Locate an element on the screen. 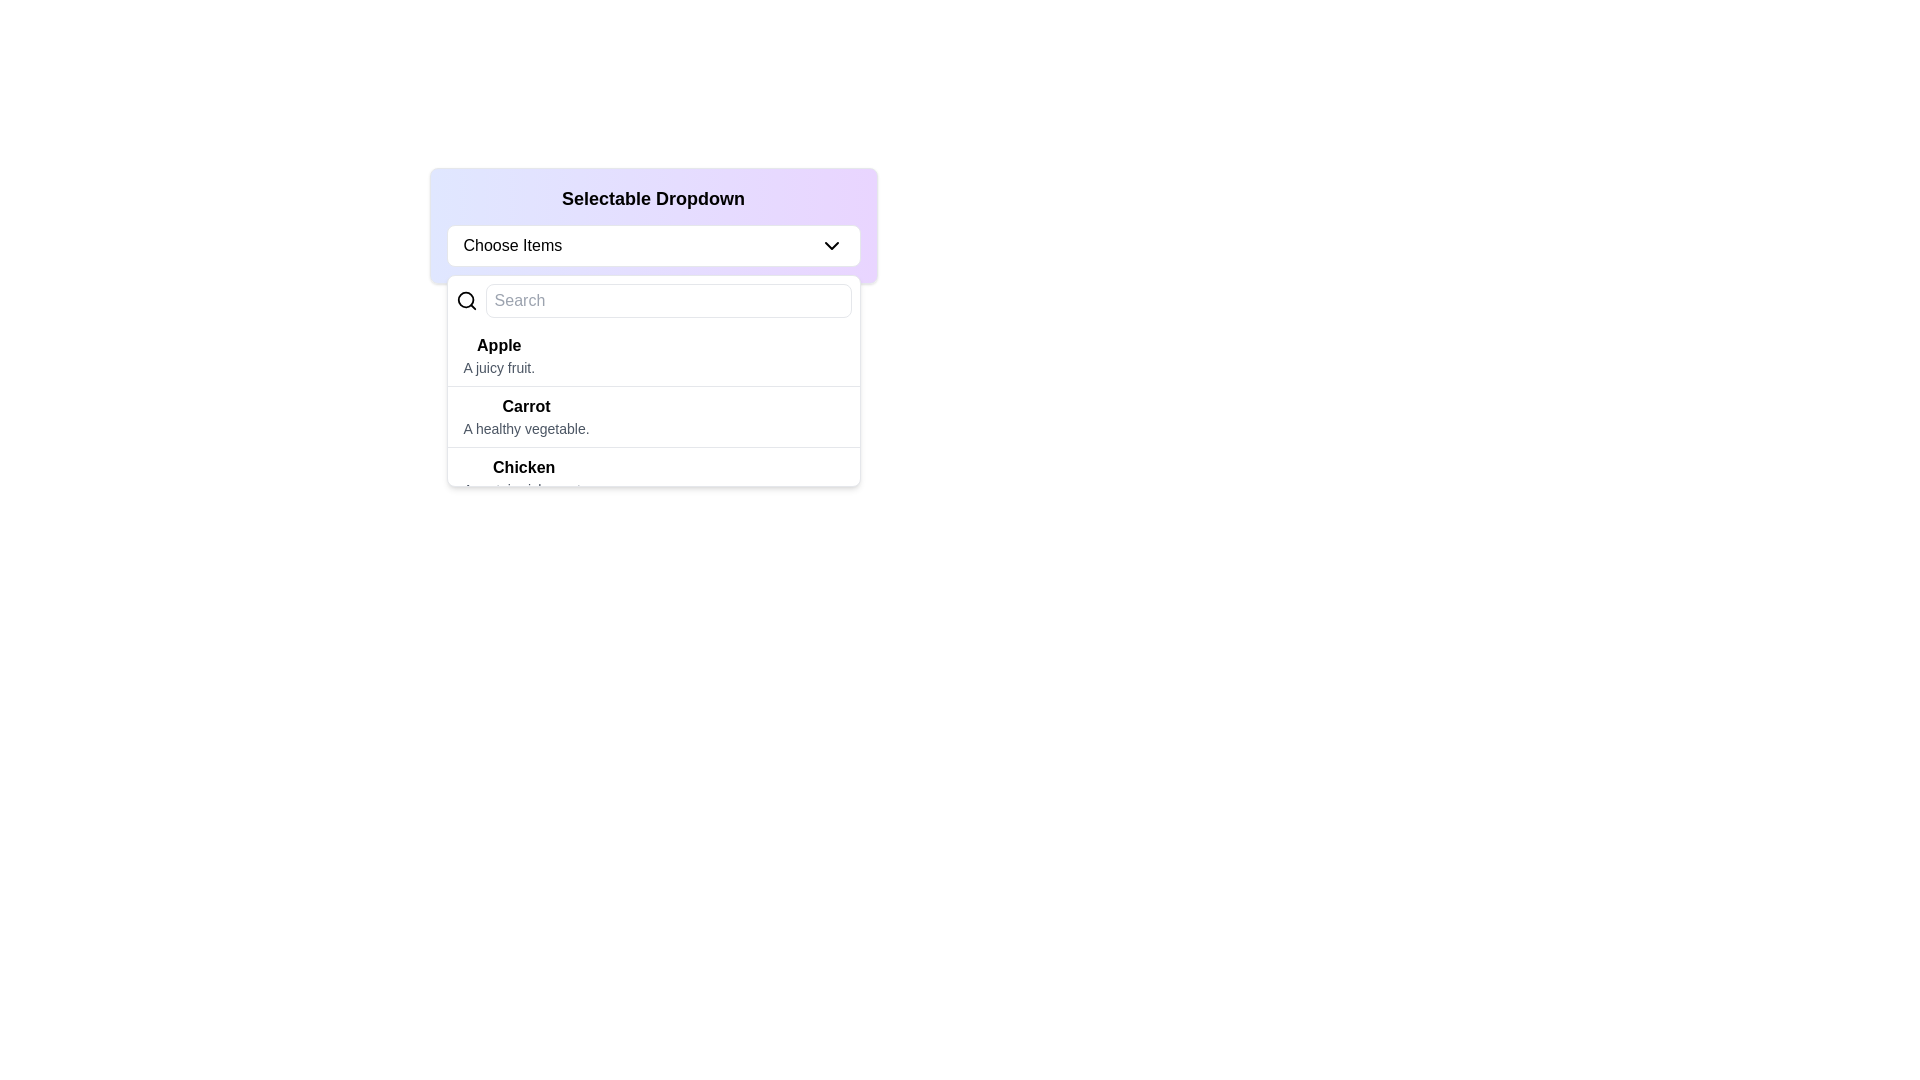 The height and width of the screenshot is (1080, 1920). the label representing the second item in the 'Selectable Dropdown' menu is located at coordinates (526, 406).